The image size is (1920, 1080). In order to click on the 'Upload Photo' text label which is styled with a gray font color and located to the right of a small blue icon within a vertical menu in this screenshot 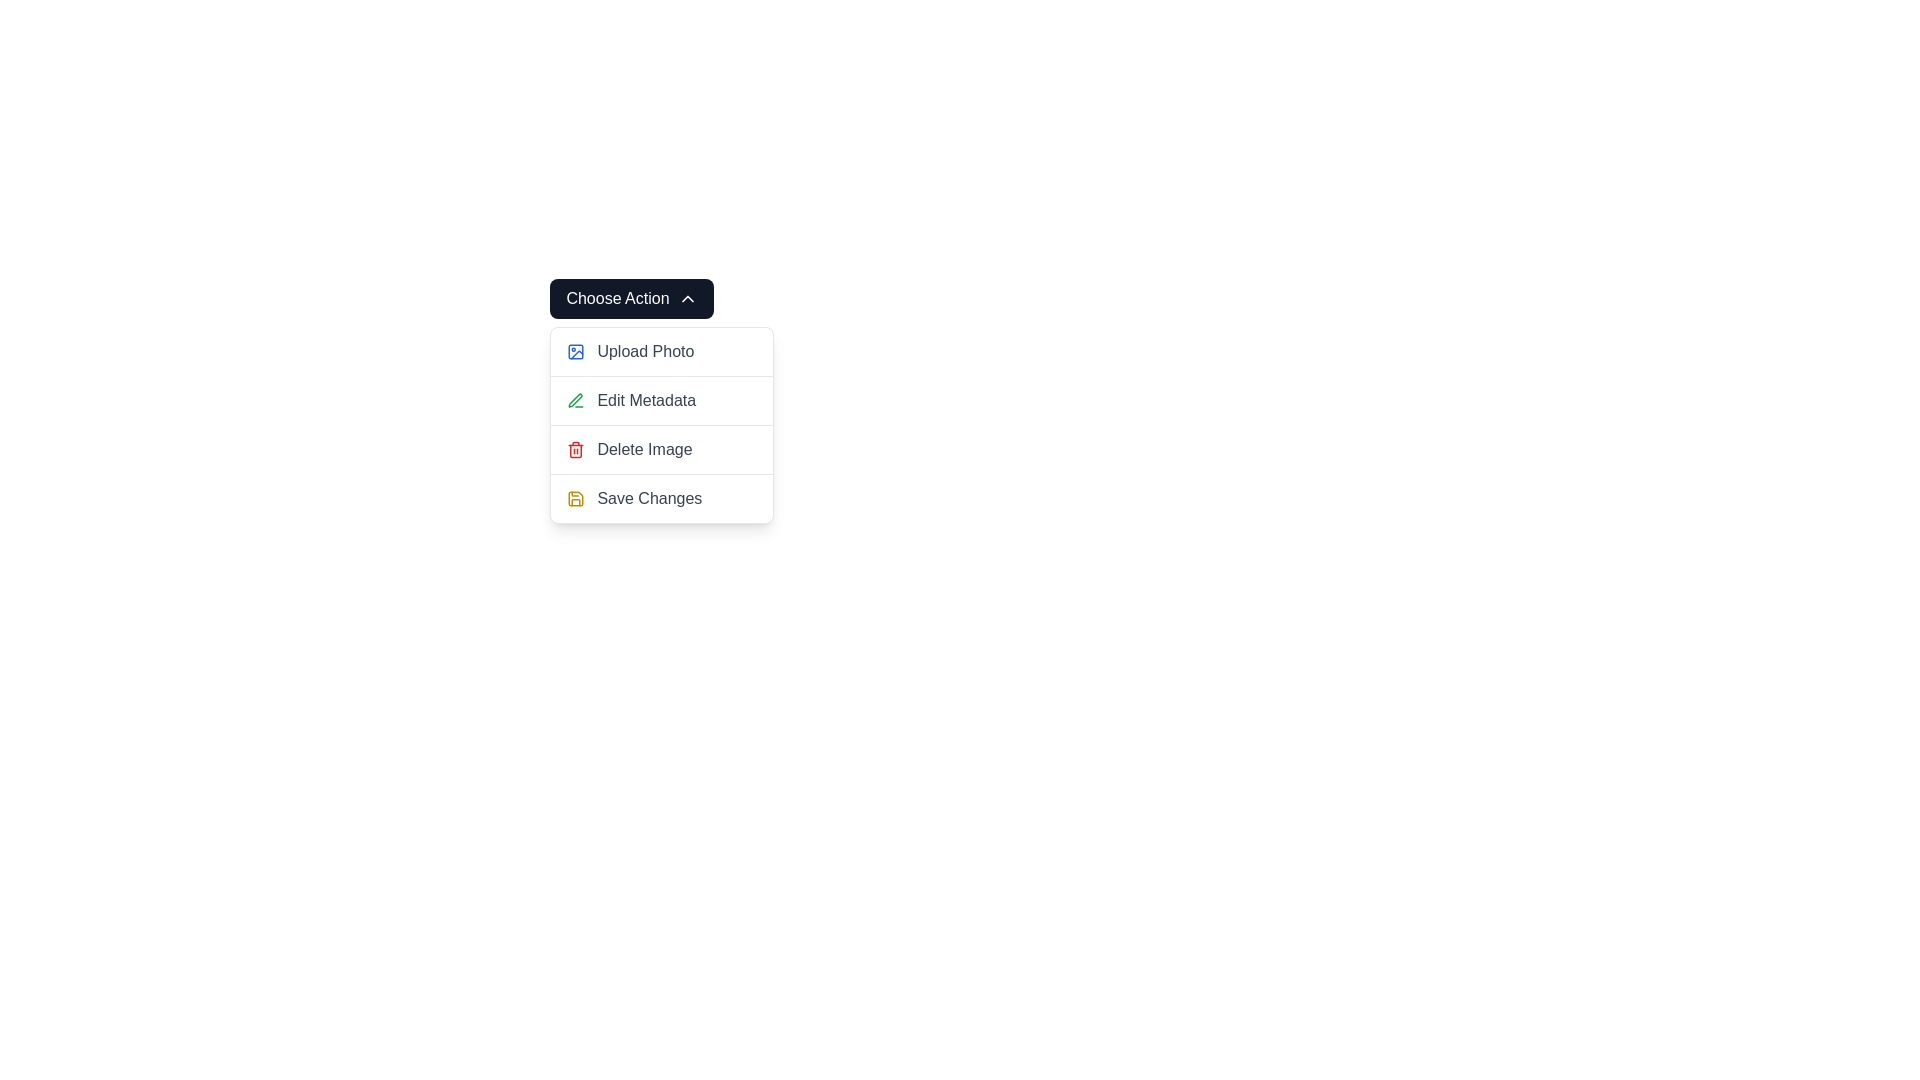, I will do `click(645, 350)`.